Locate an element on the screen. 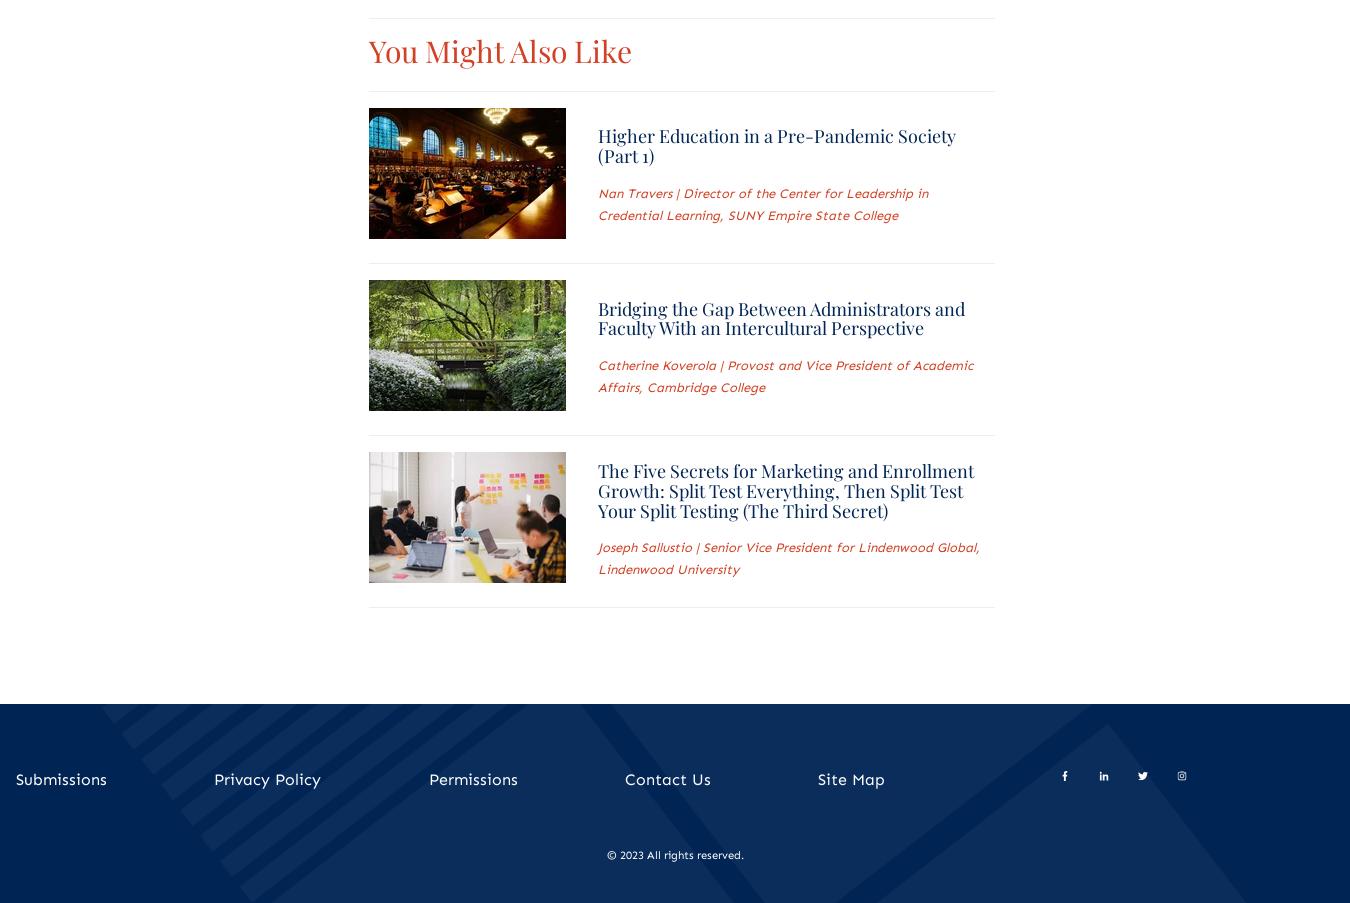 The image size is (1350, 903). 'Higher Education in a Pre-Pandemic Society (Part 1)' is located at coordinates (596, 145).